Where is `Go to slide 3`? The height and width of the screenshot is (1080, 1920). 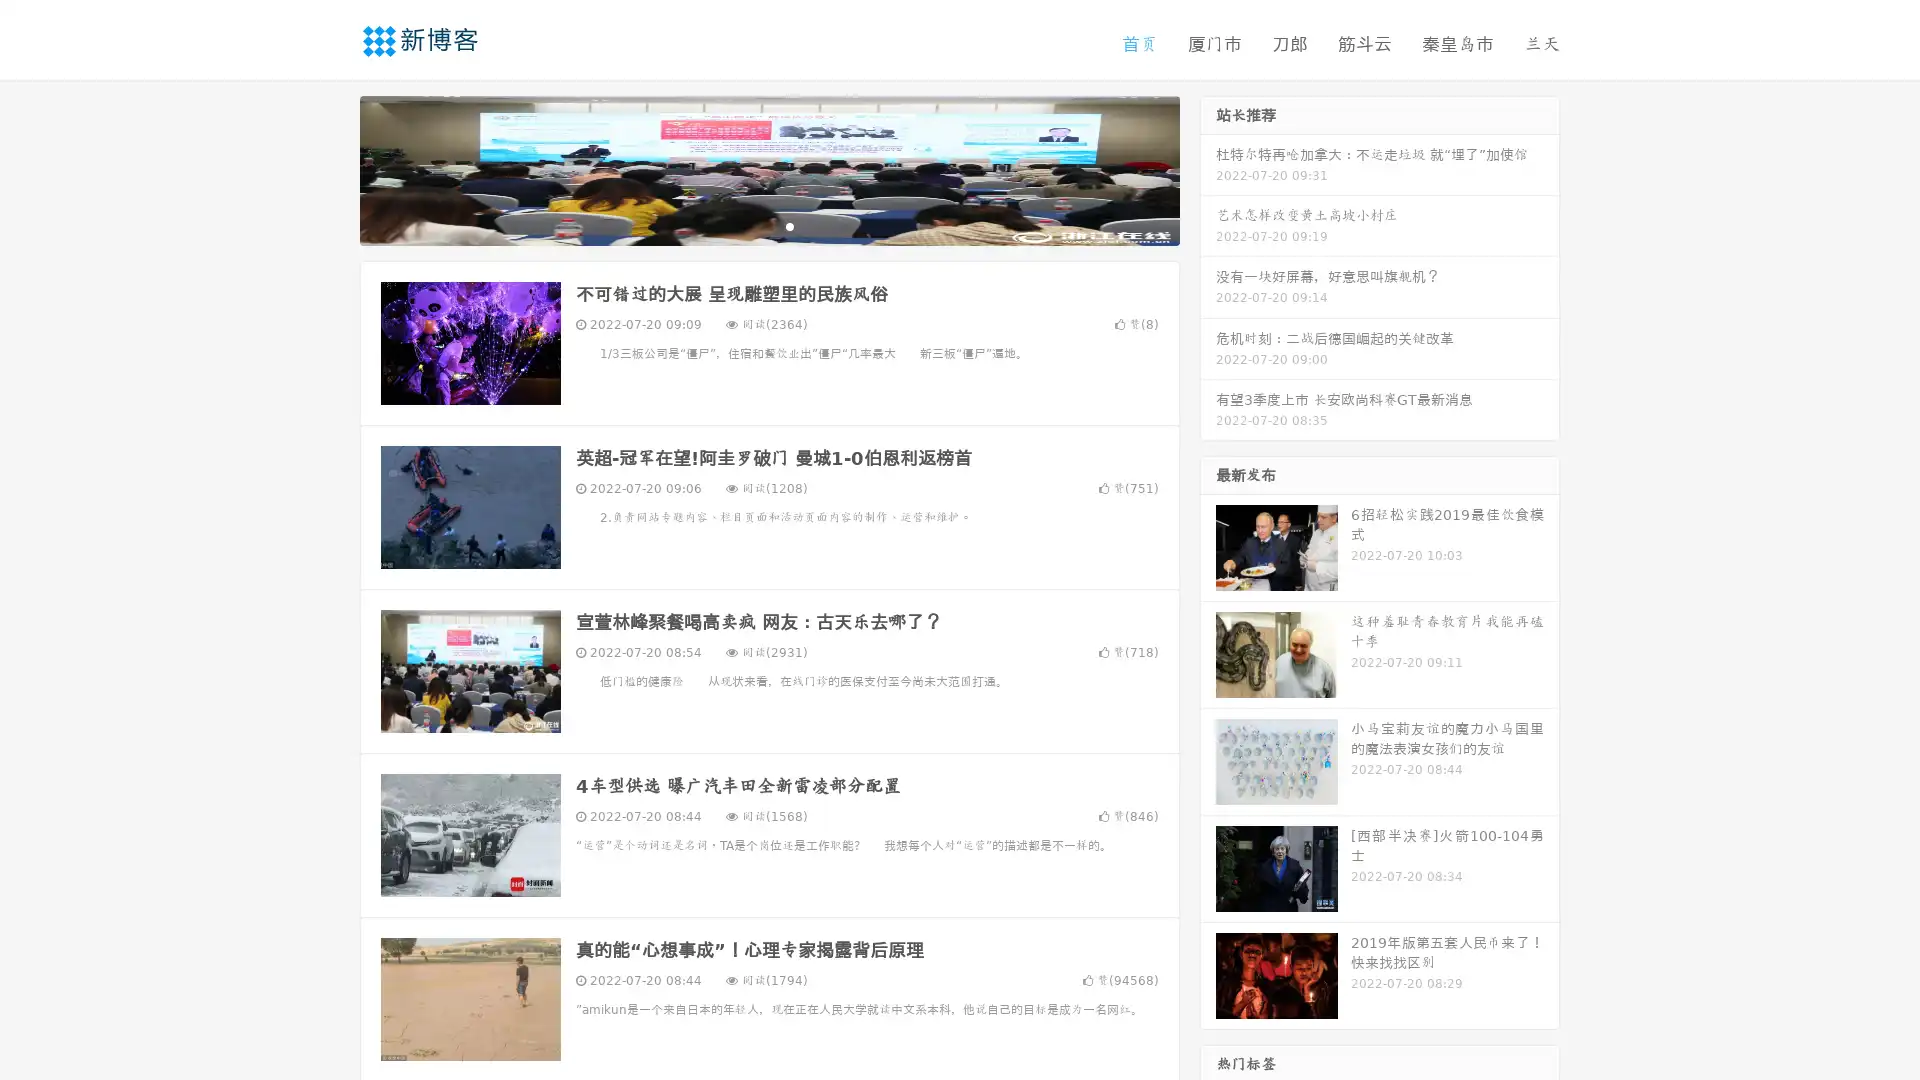 Go to slide 3 is located at coordinates (789, 225).